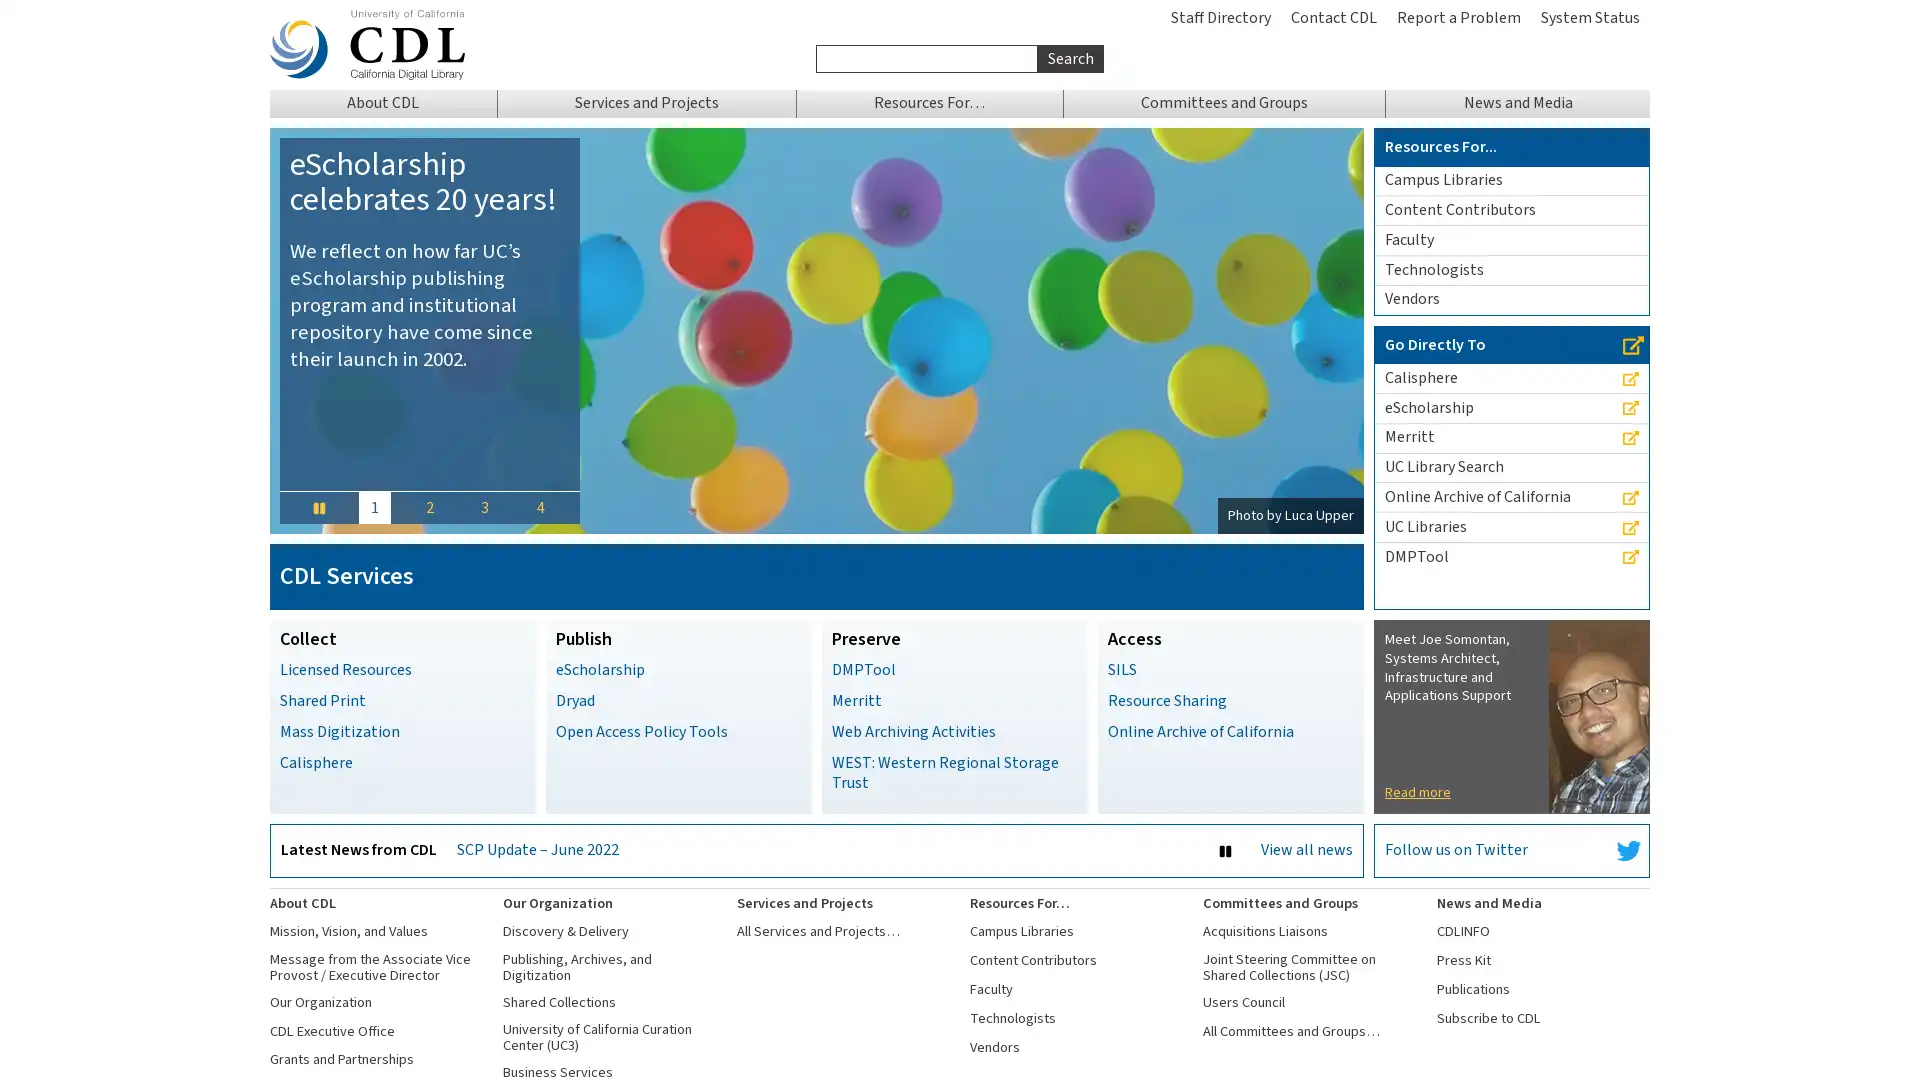 Image resolution: width=1920 pixels, height=1080 pixels. What do you see at coordinates (374, 505) in the screenshot?
I see `go to slide 1 of 4` at bounding box center [374, 505].